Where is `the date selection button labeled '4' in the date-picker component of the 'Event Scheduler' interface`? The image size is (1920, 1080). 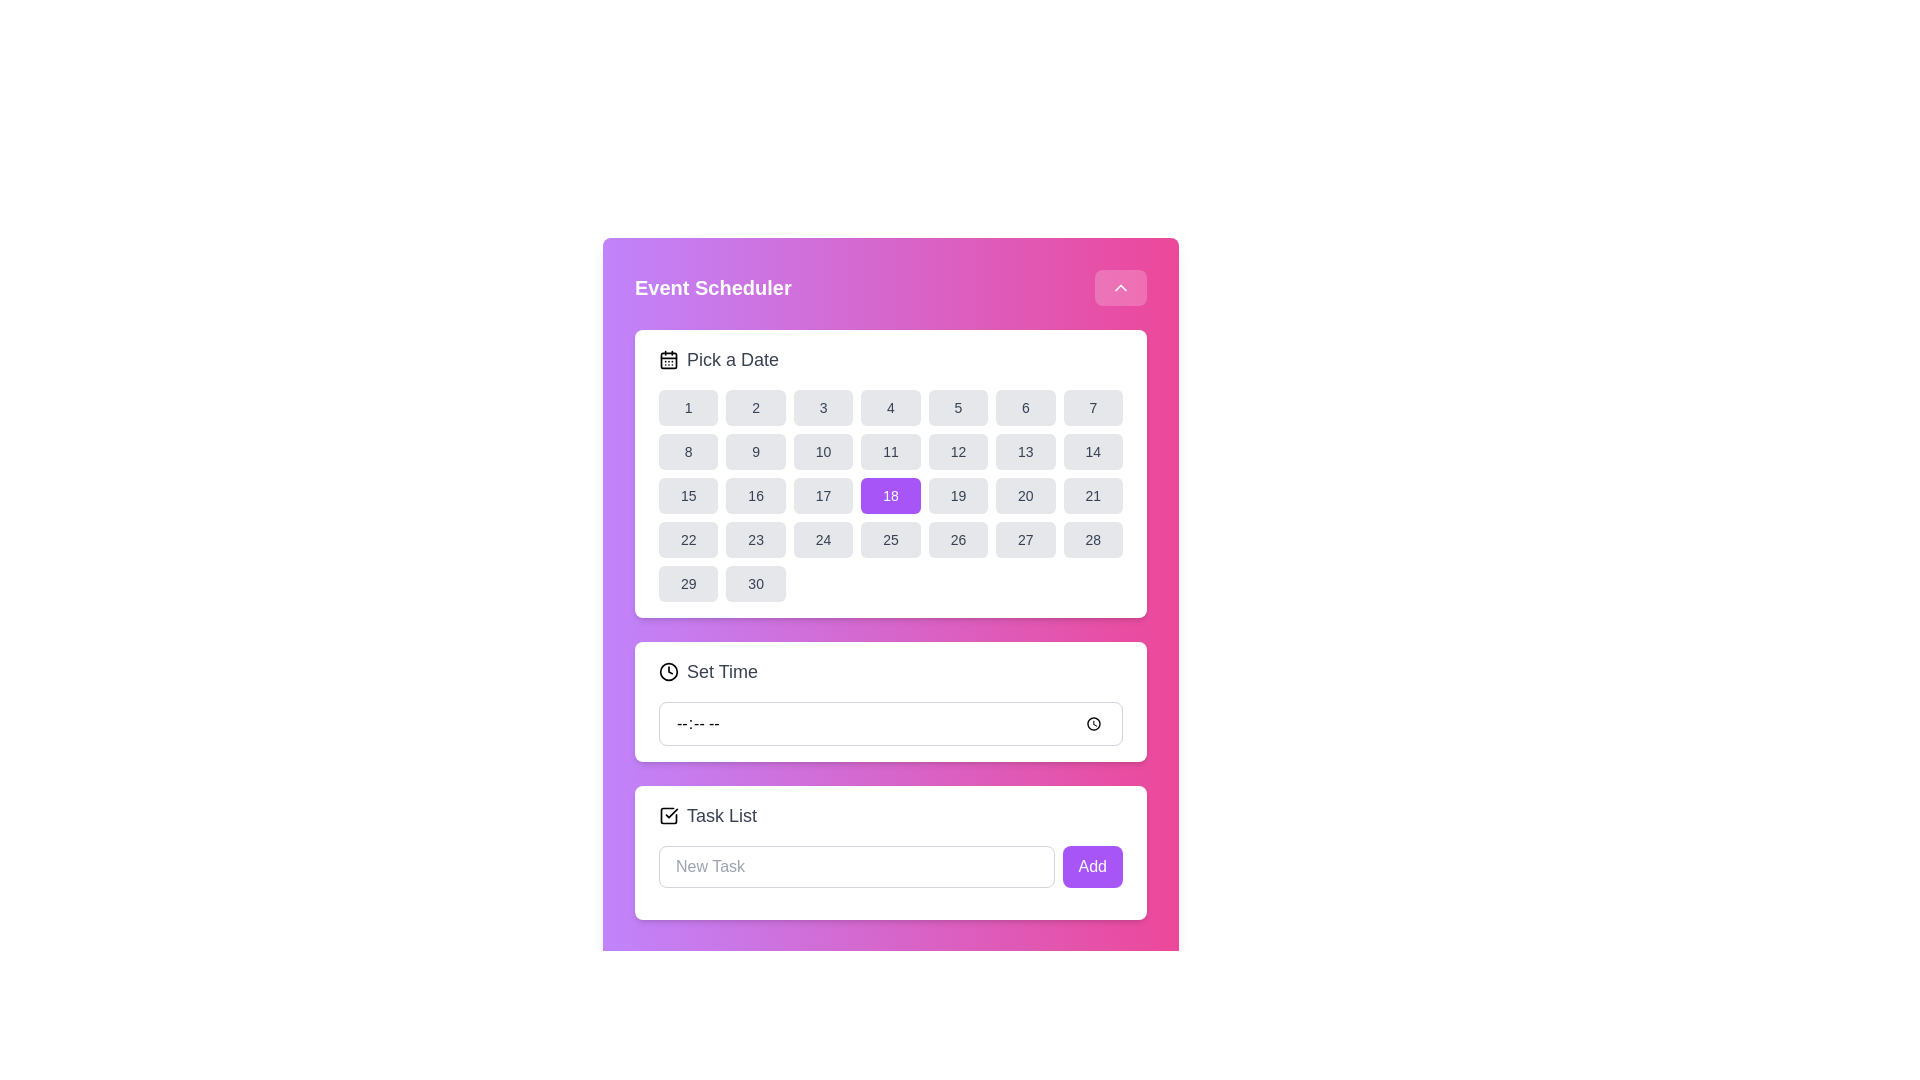
the date selection button labeled '4' in the date-picker component of the 'Event Scheduler' interface is located at coordinates (890, 407).